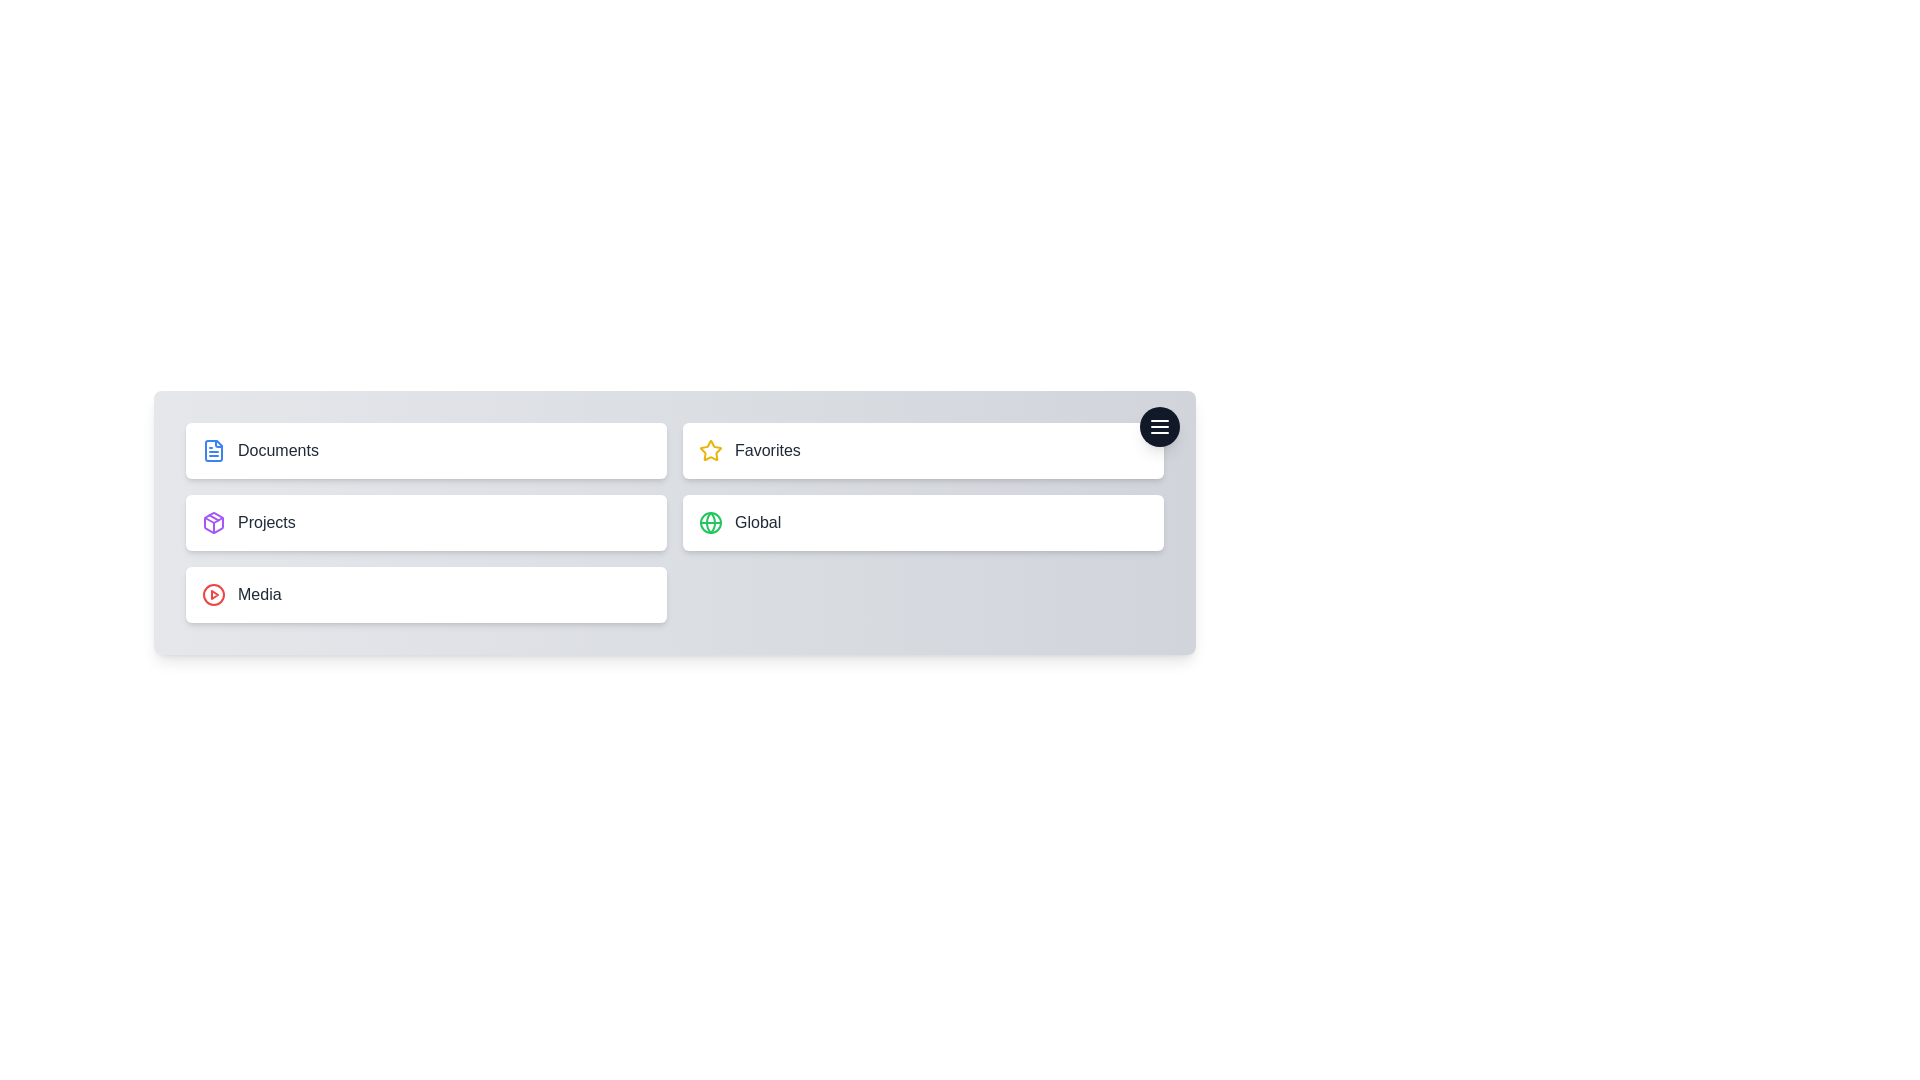  I want to click on the menu item labeled Global, so click(922, 522).